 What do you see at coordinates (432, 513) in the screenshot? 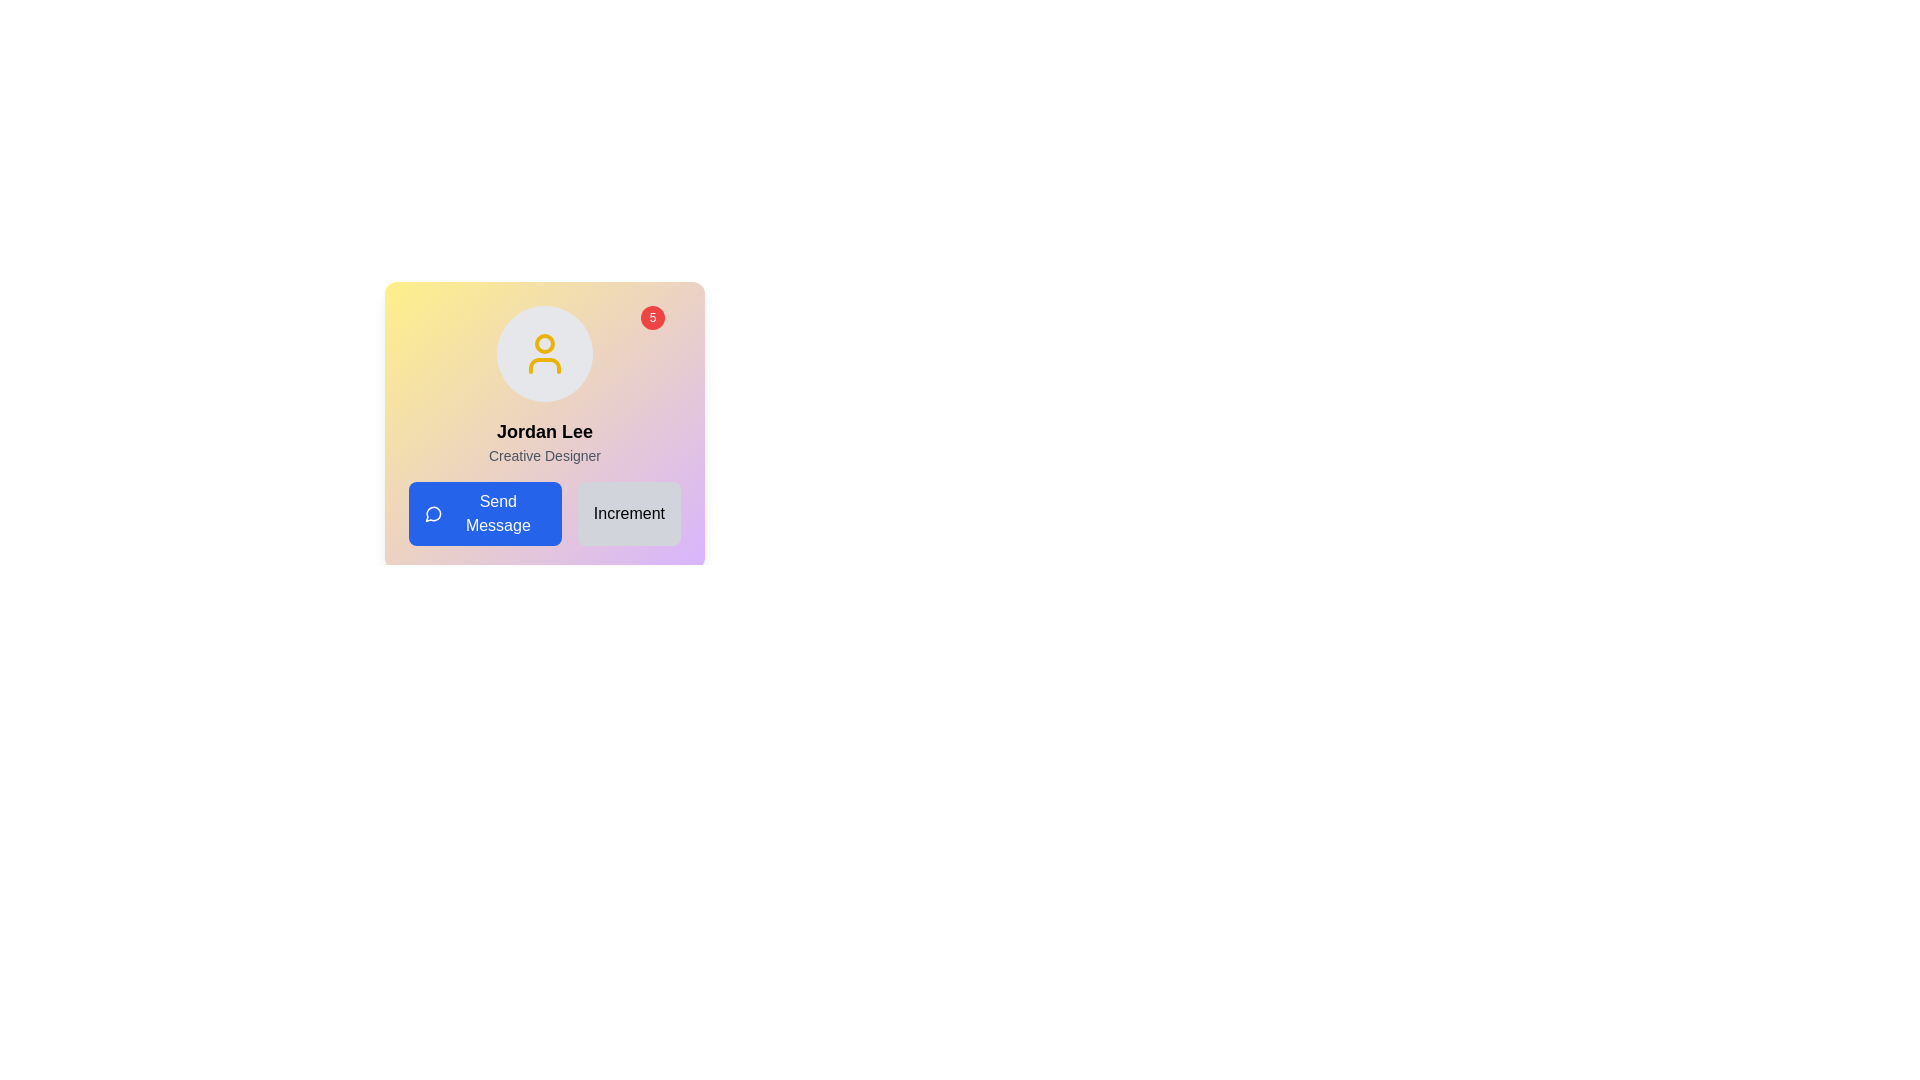
I see `the circular shape within the SVG comment icon, which is part of the chat UI component, located adjacent to the 'Send Message' button` at bounding box center [432, 513].